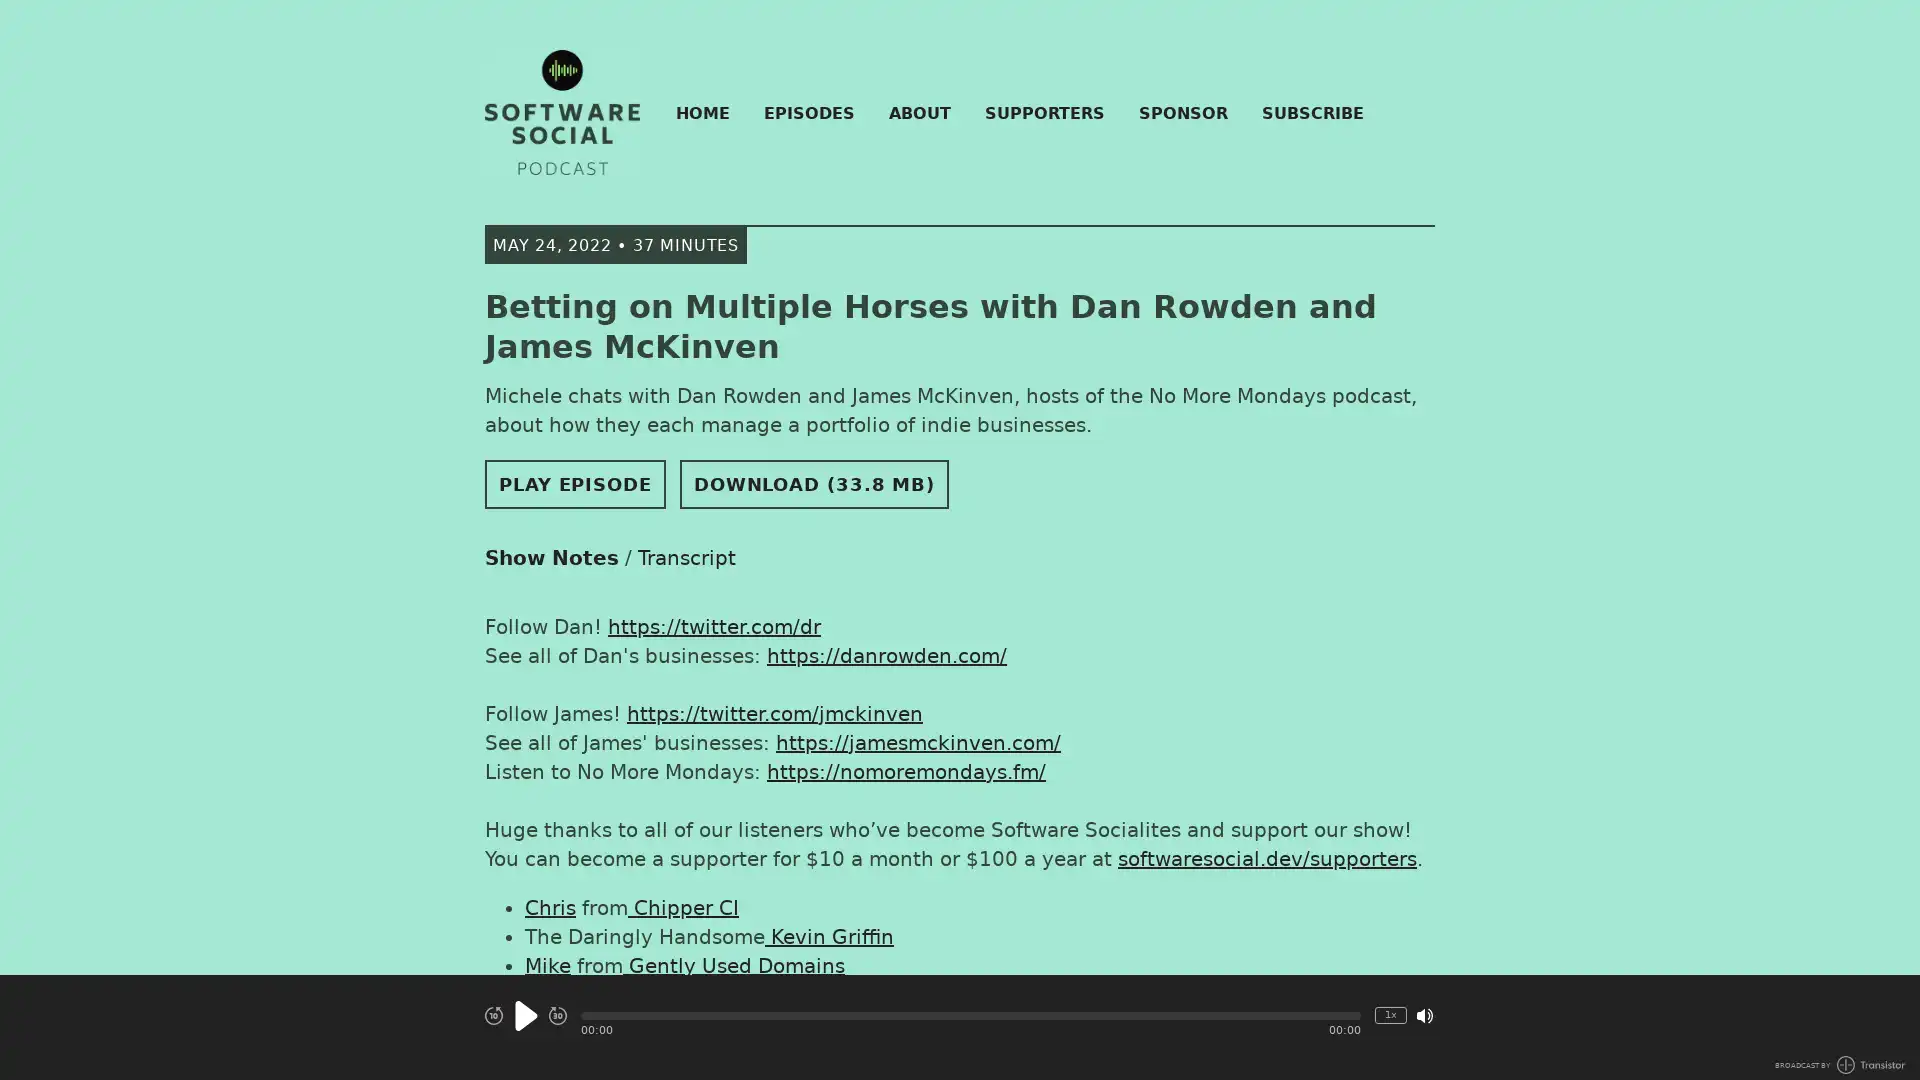 This screenshot has width=1920, height=1080. I want to click on Seek within Episode, so click(970, 1015).